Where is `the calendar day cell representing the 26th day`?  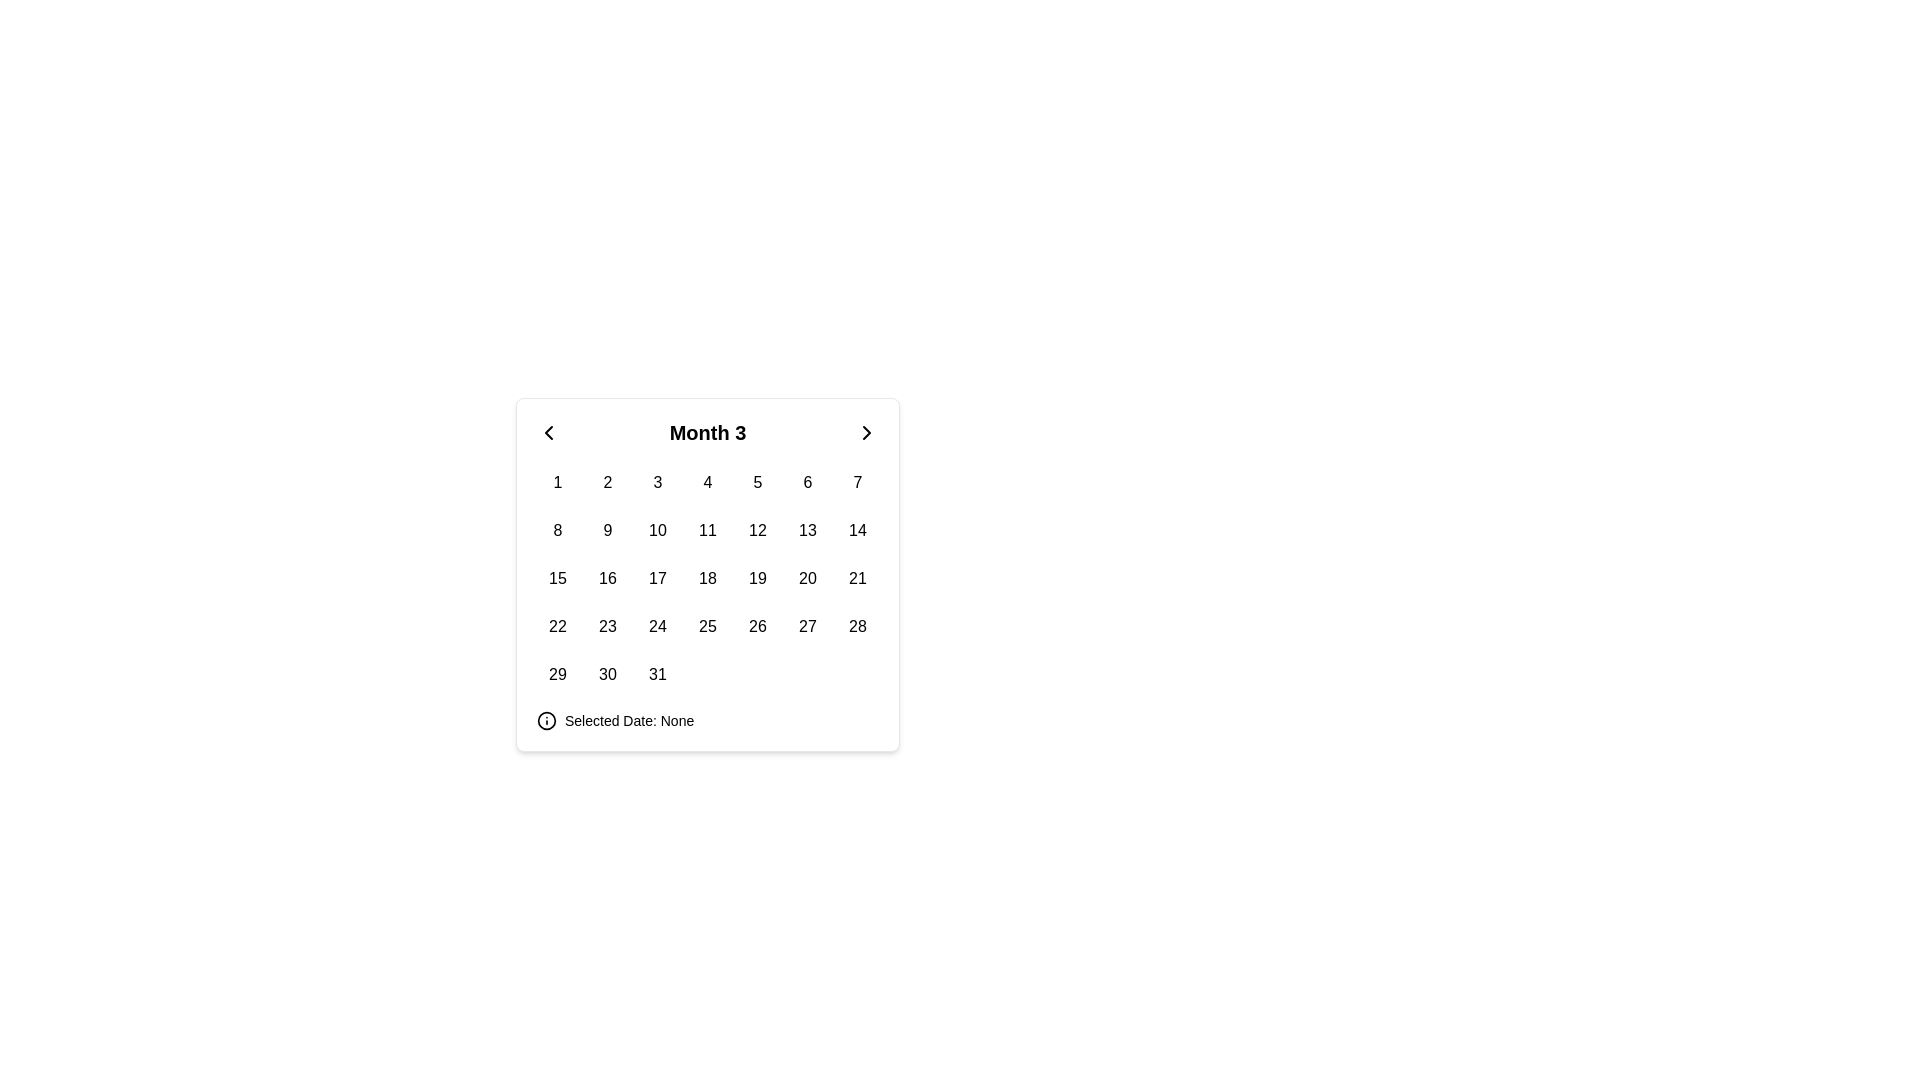
the calendar day cell representing the 26th day is located at coordinates (757, 626).